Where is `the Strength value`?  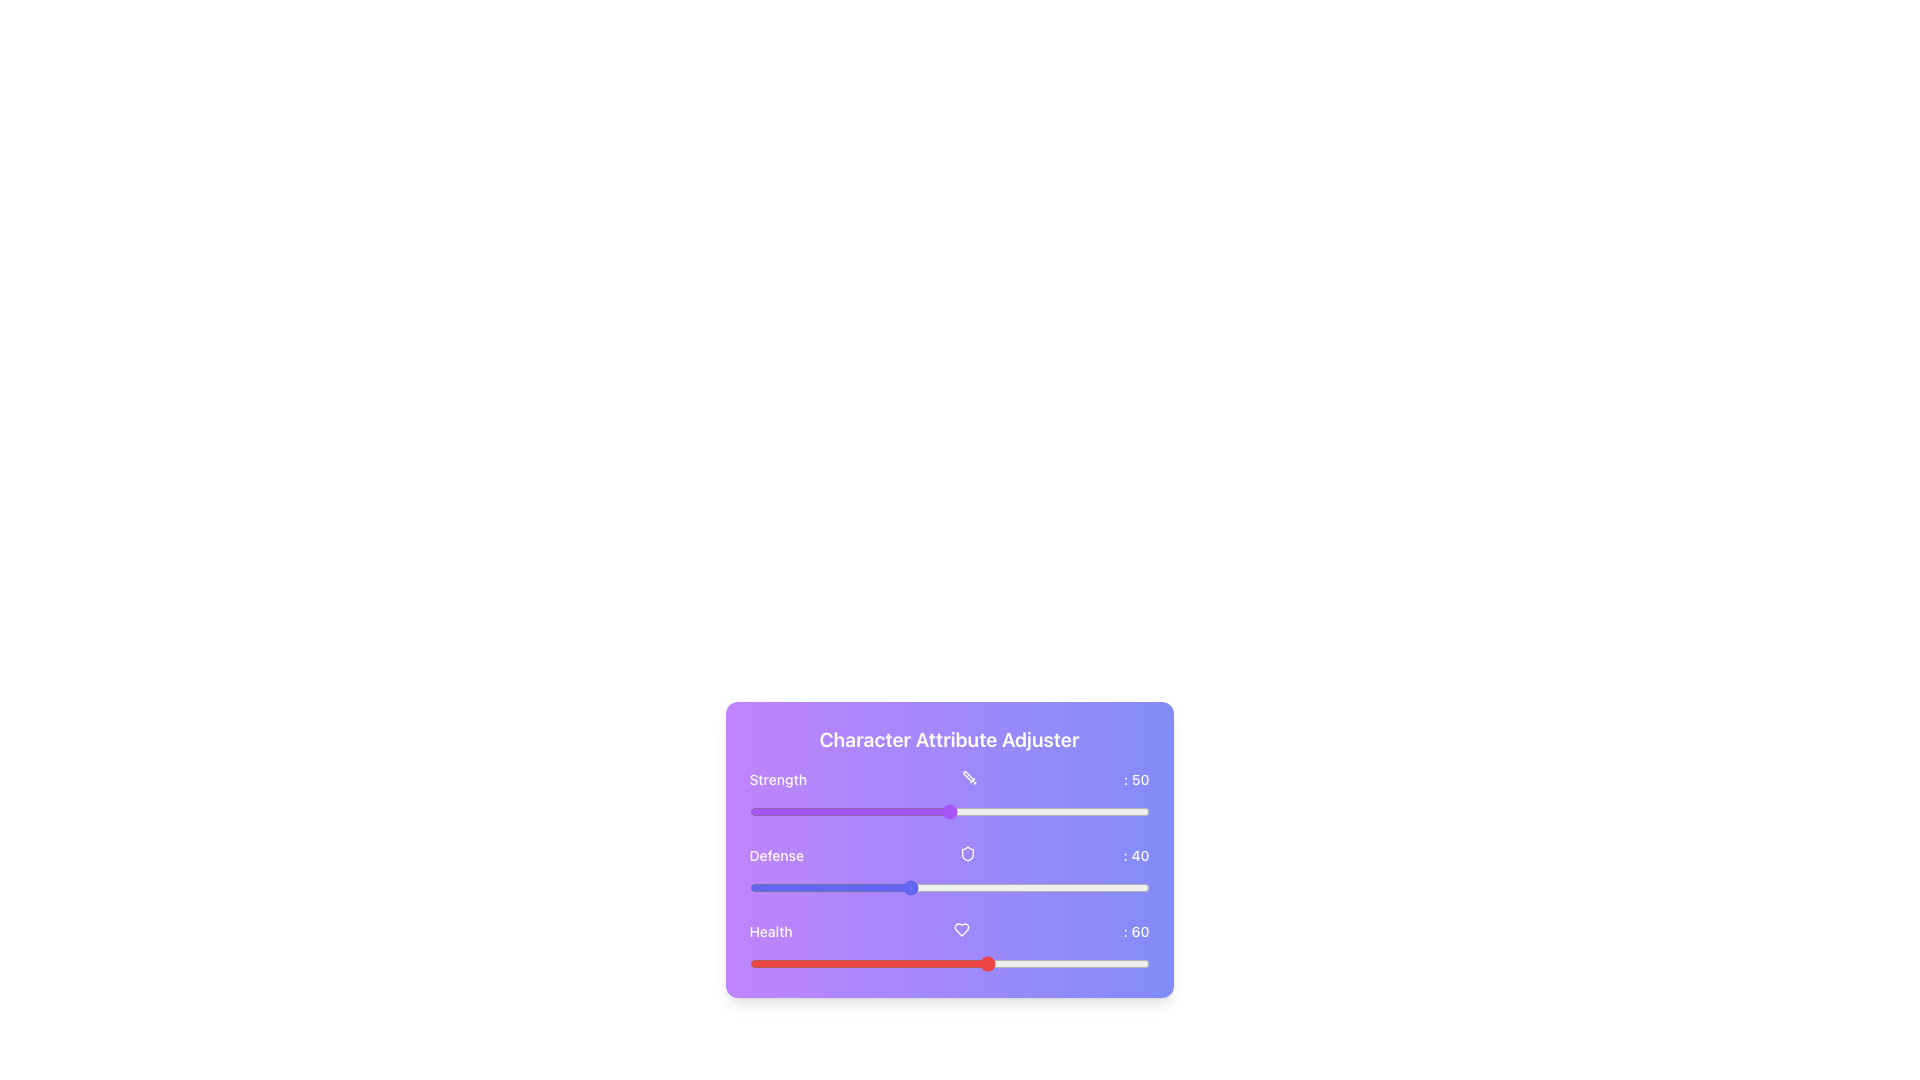
the Strength value is located at coordinates (993, 812).